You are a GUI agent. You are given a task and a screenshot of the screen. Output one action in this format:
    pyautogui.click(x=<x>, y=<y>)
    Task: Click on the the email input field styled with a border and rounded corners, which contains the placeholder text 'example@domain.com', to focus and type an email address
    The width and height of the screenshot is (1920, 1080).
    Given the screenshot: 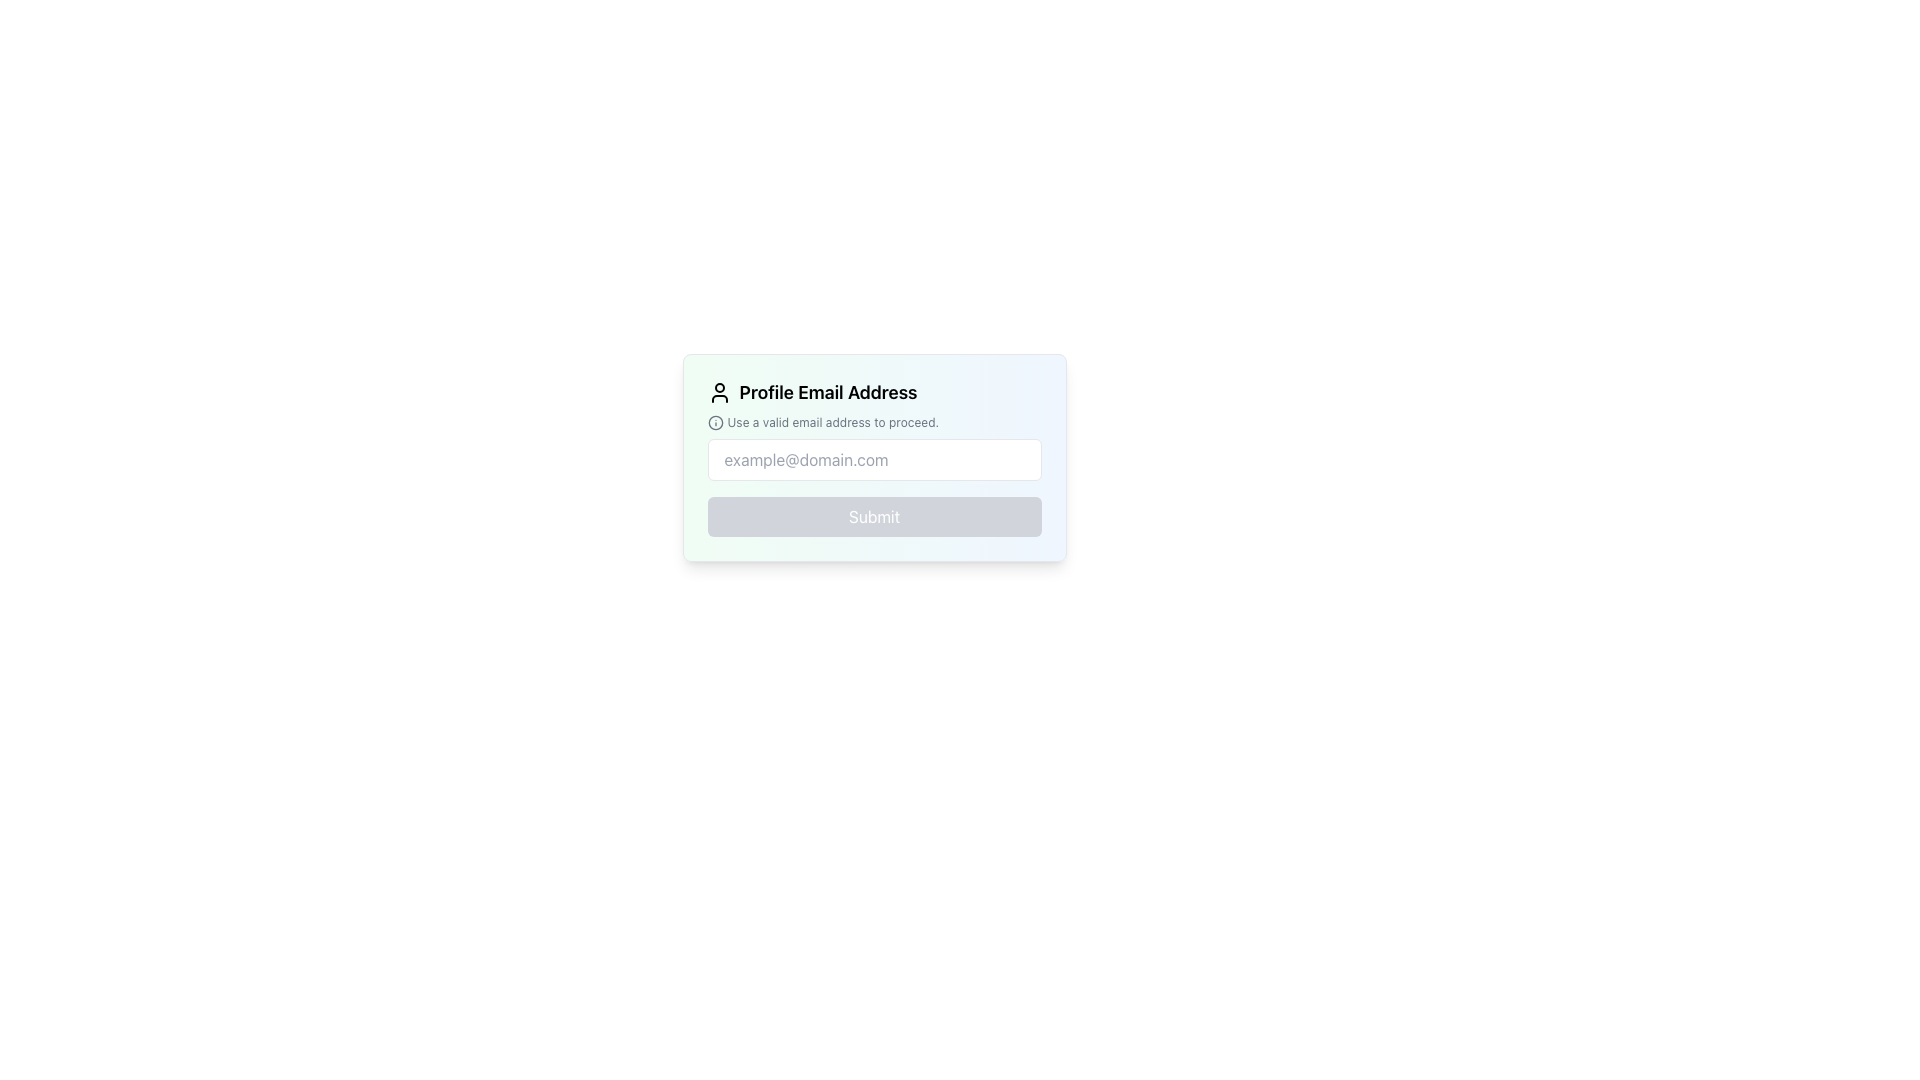 What is the action you would take?
    pyautogui.click(x=874, y=459)
    